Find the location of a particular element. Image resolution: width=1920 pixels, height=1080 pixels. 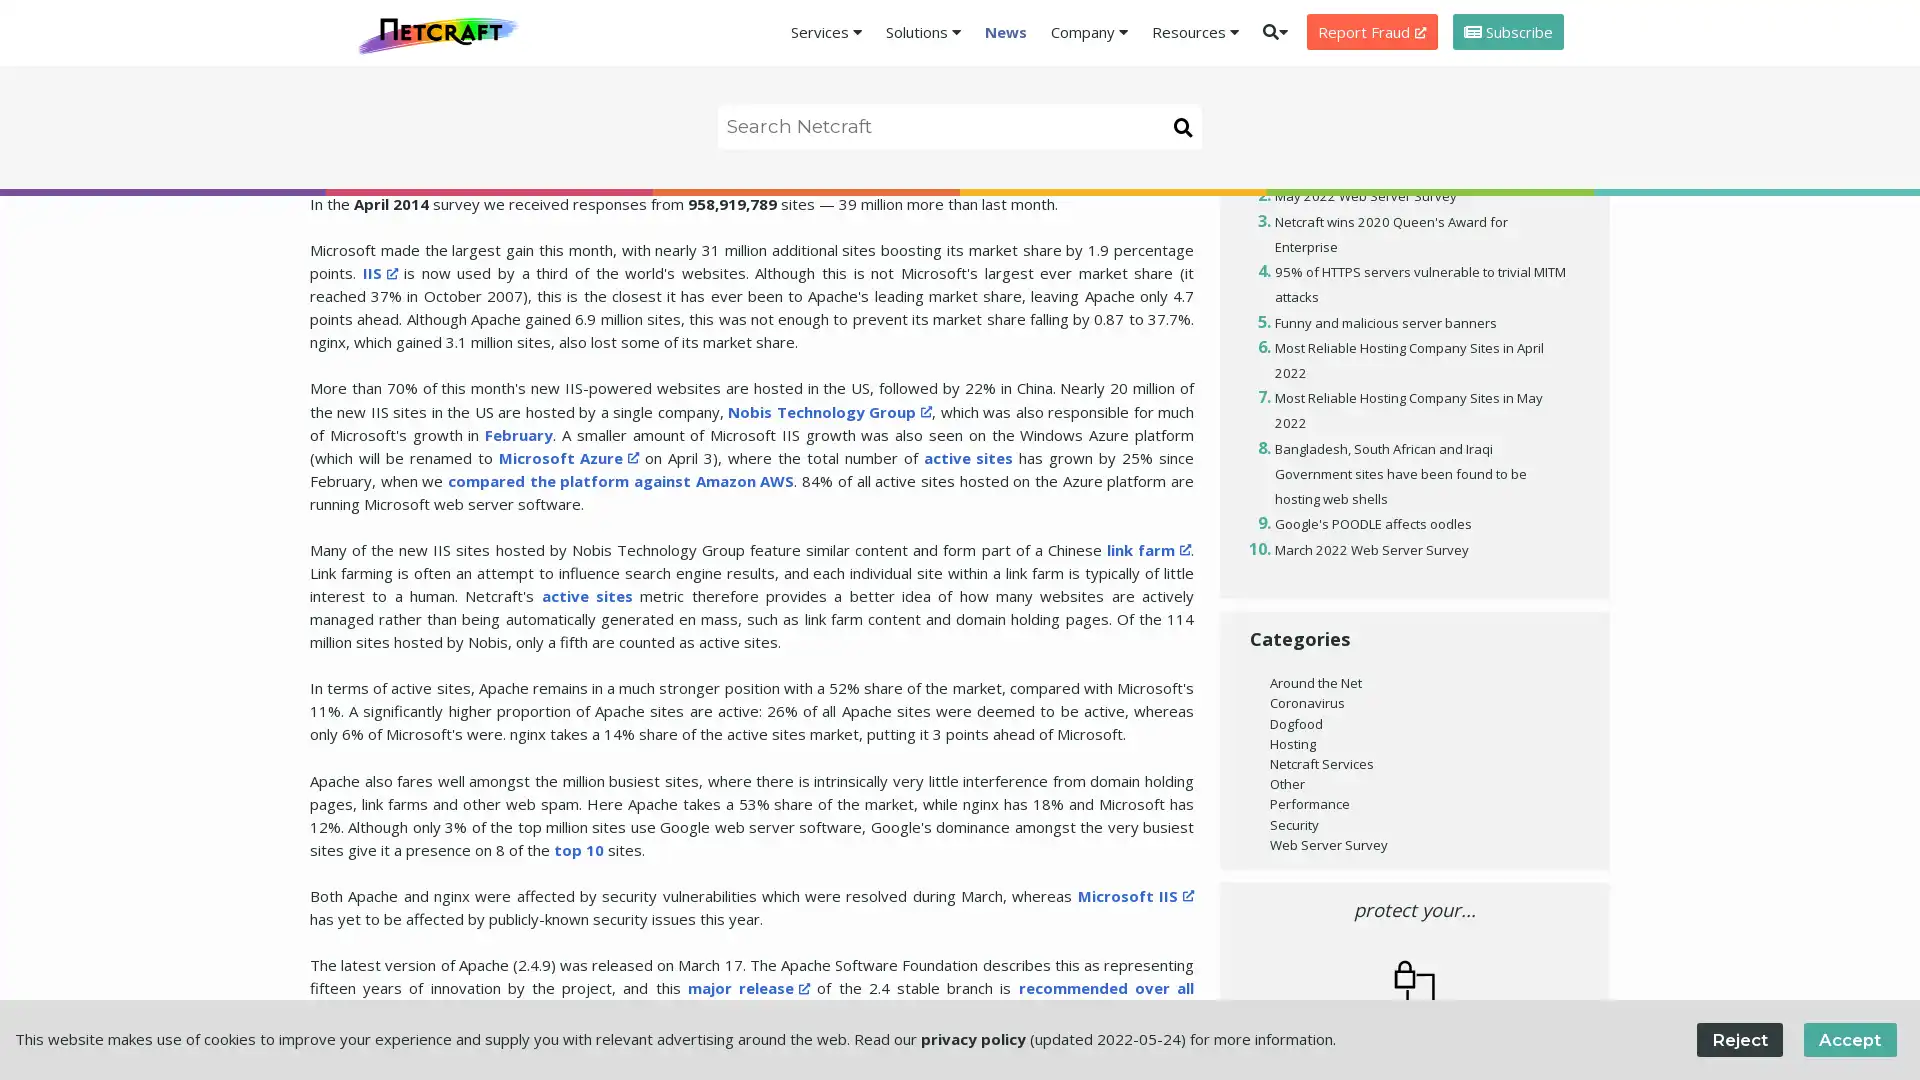

Reject is located at coordinates (1738, 1038).